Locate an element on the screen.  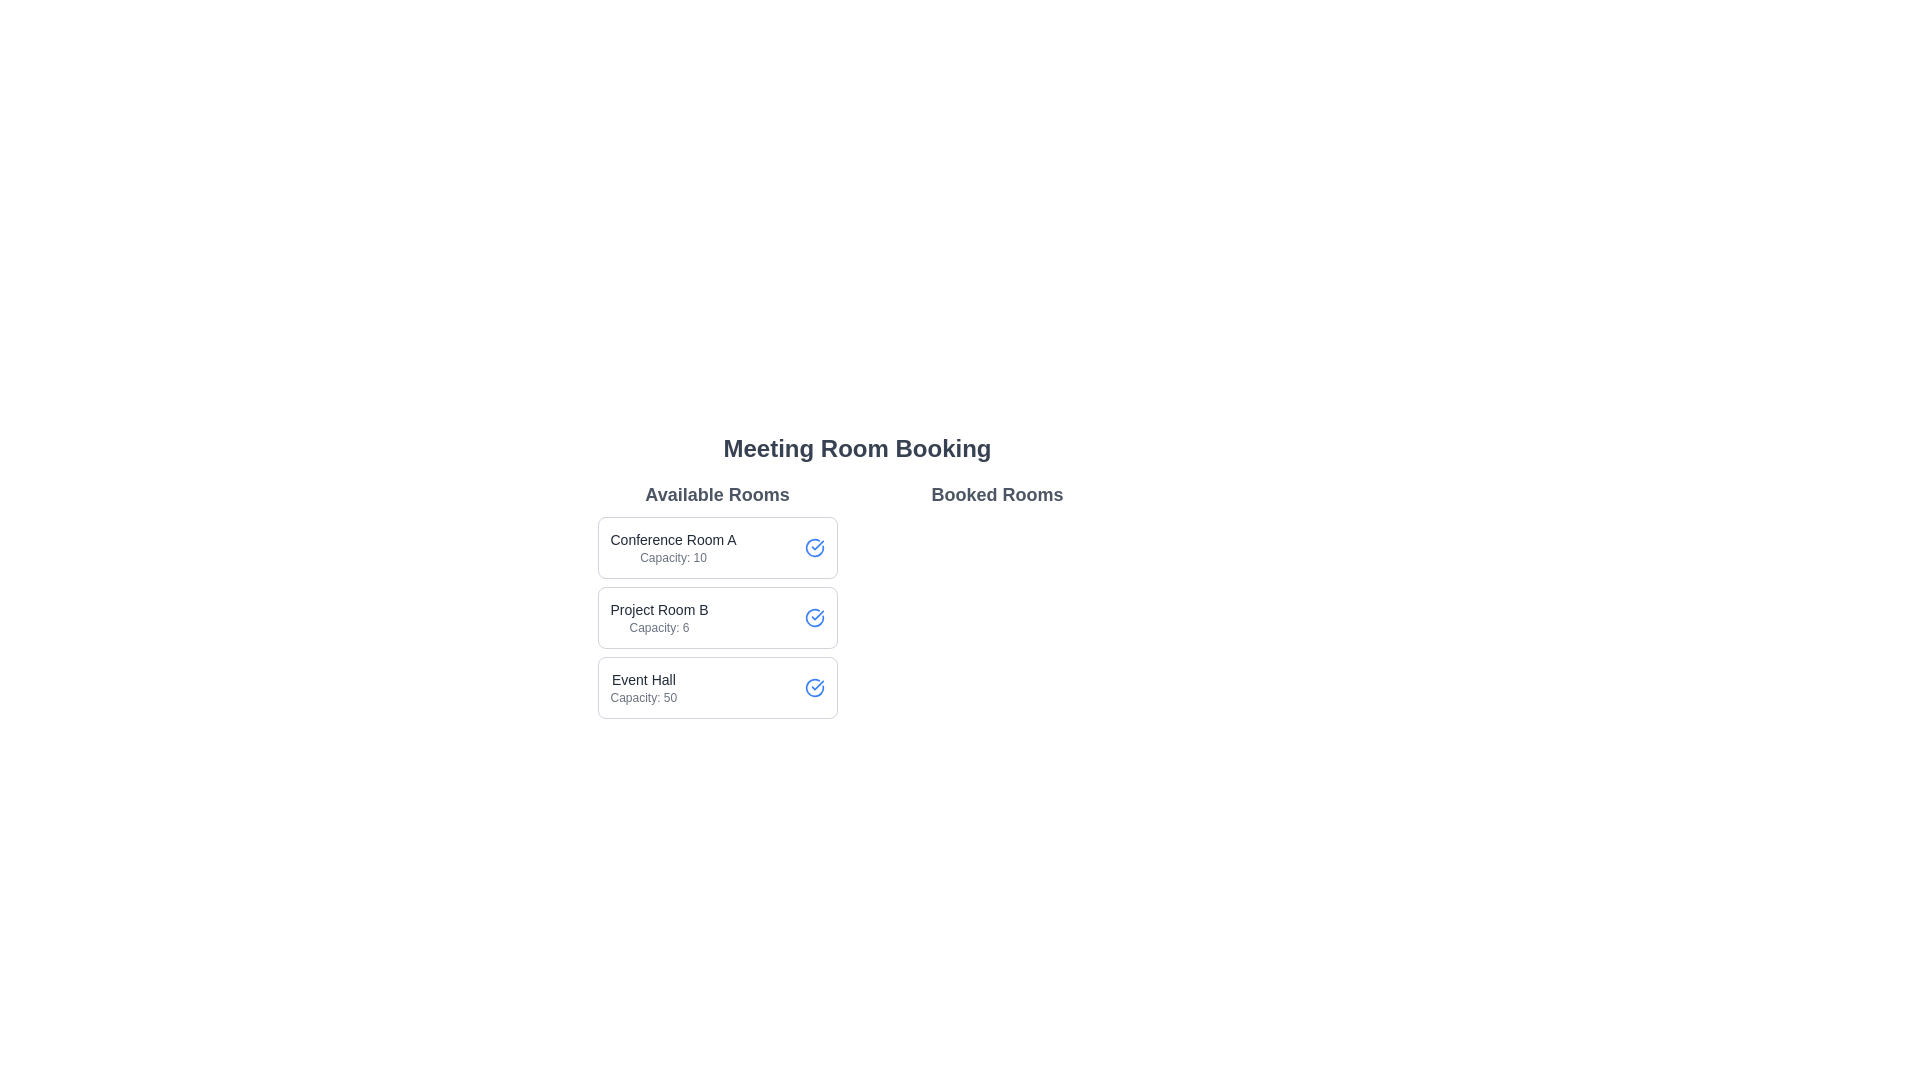
the Status Indicator (Icon) located to the right of the 'Project Room B' list item, indicating room status or selection confirmation is located at coordinates (814, 547).